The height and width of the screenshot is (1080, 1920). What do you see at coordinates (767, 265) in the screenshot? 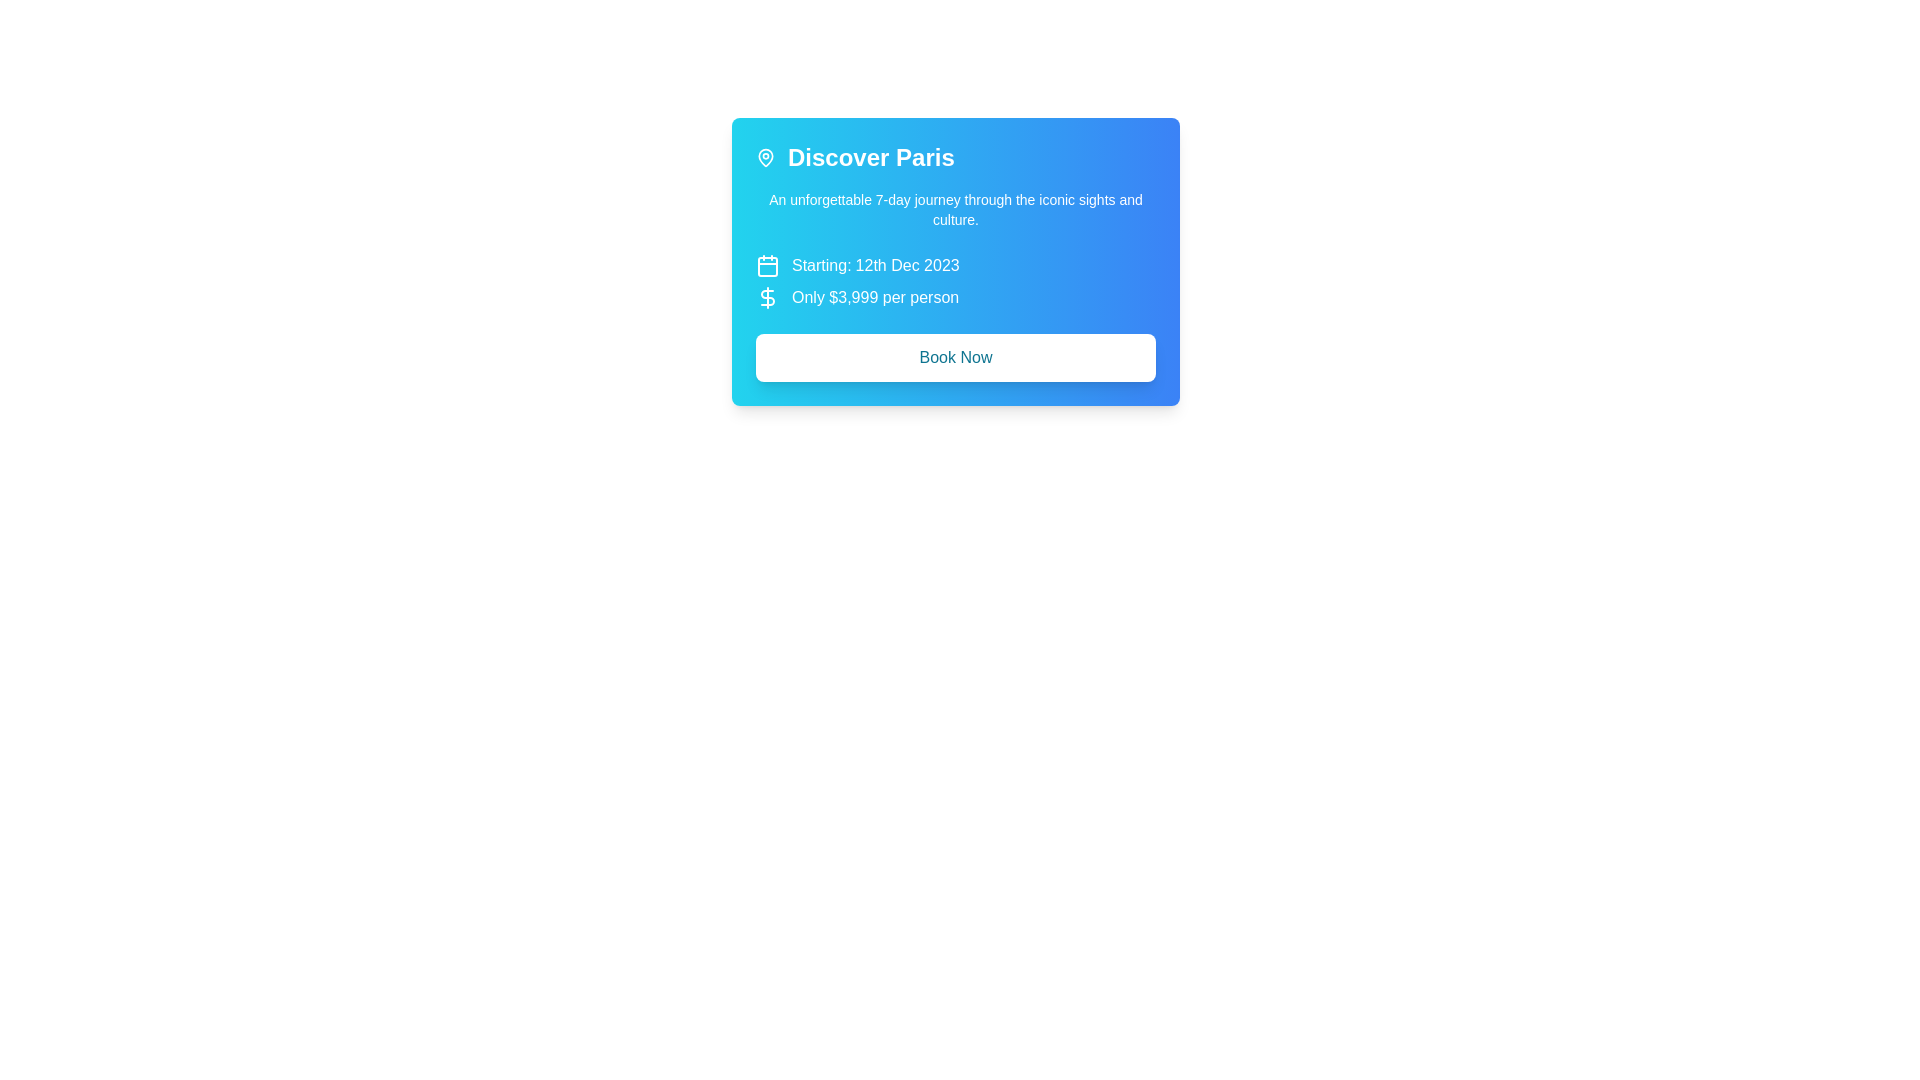
I see `the calendar icon, which is styled with a rectangular outline and two vertical bars, located to the left of the text 'Starting: 12th Dec 2023'` at bounding box center [767, 265].